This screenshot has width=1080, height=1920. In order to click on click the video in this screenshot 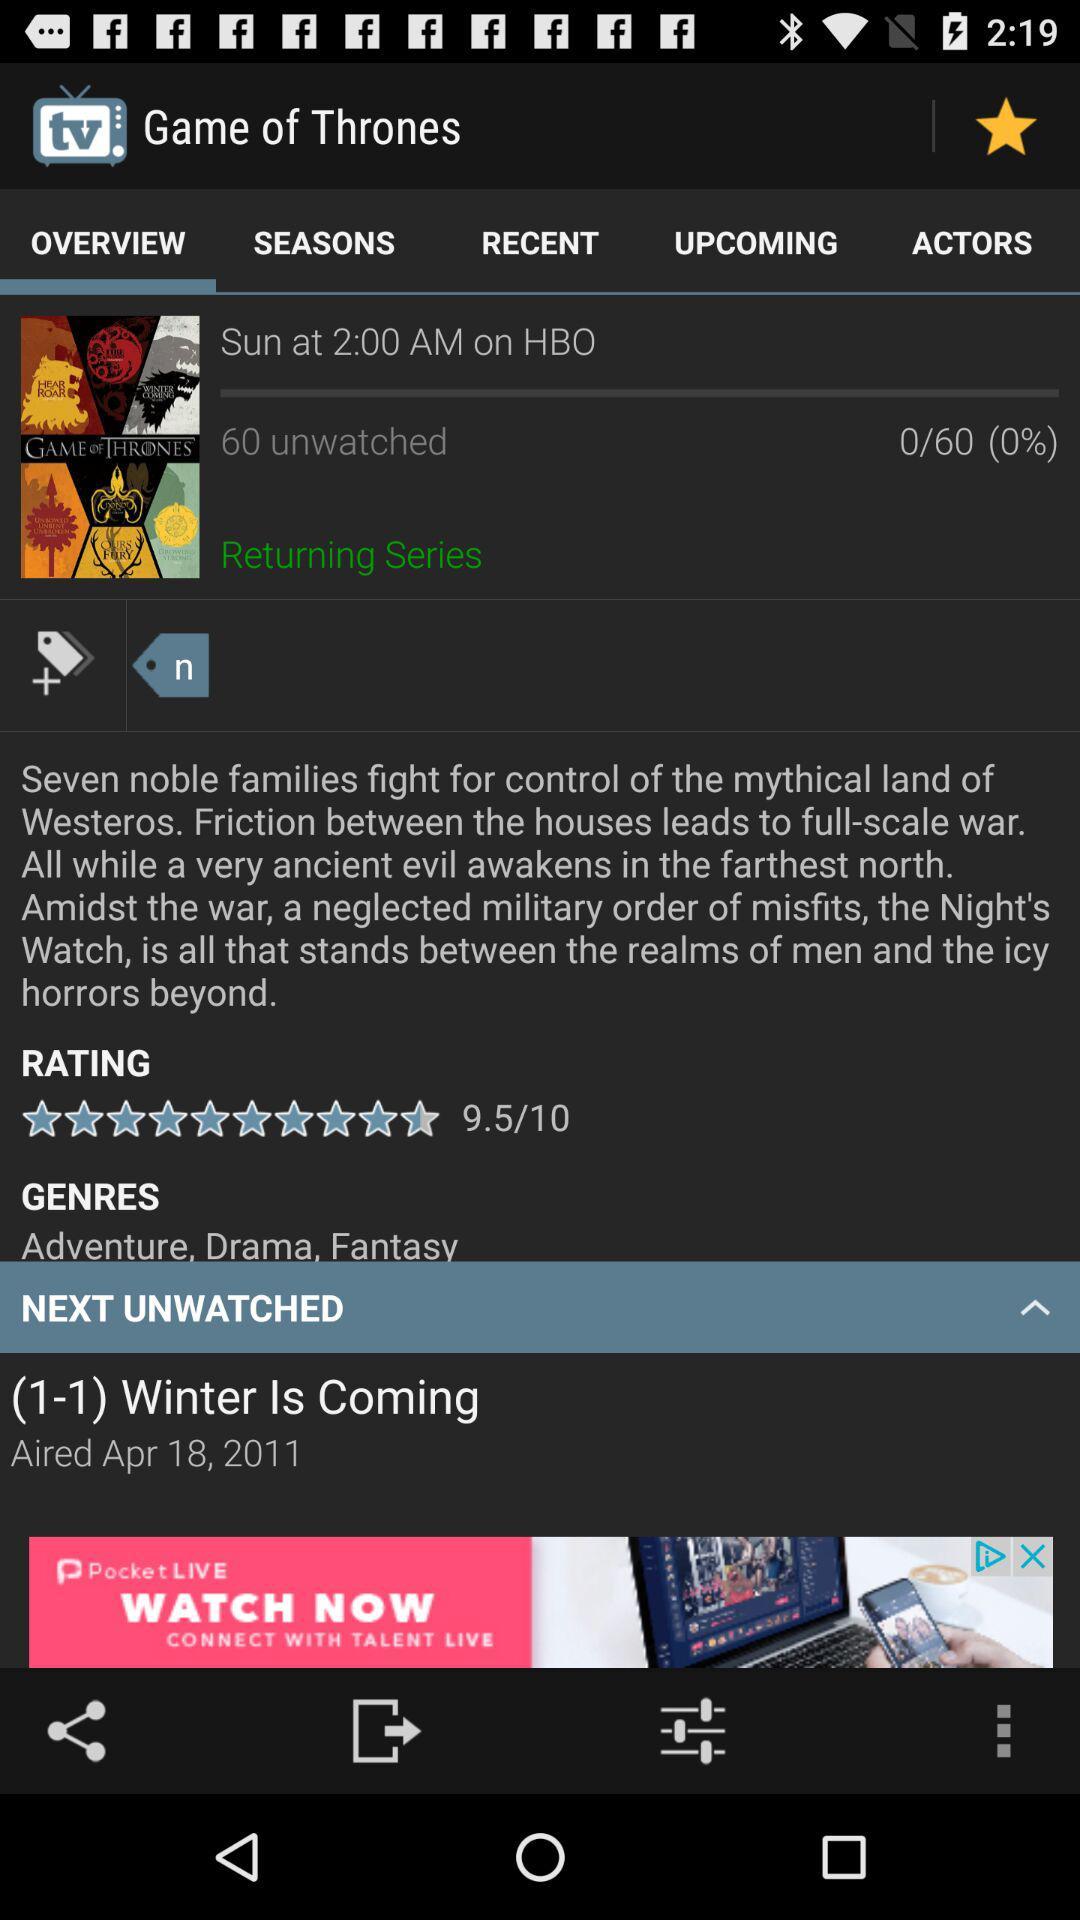, I will do `click(110, 445)`.